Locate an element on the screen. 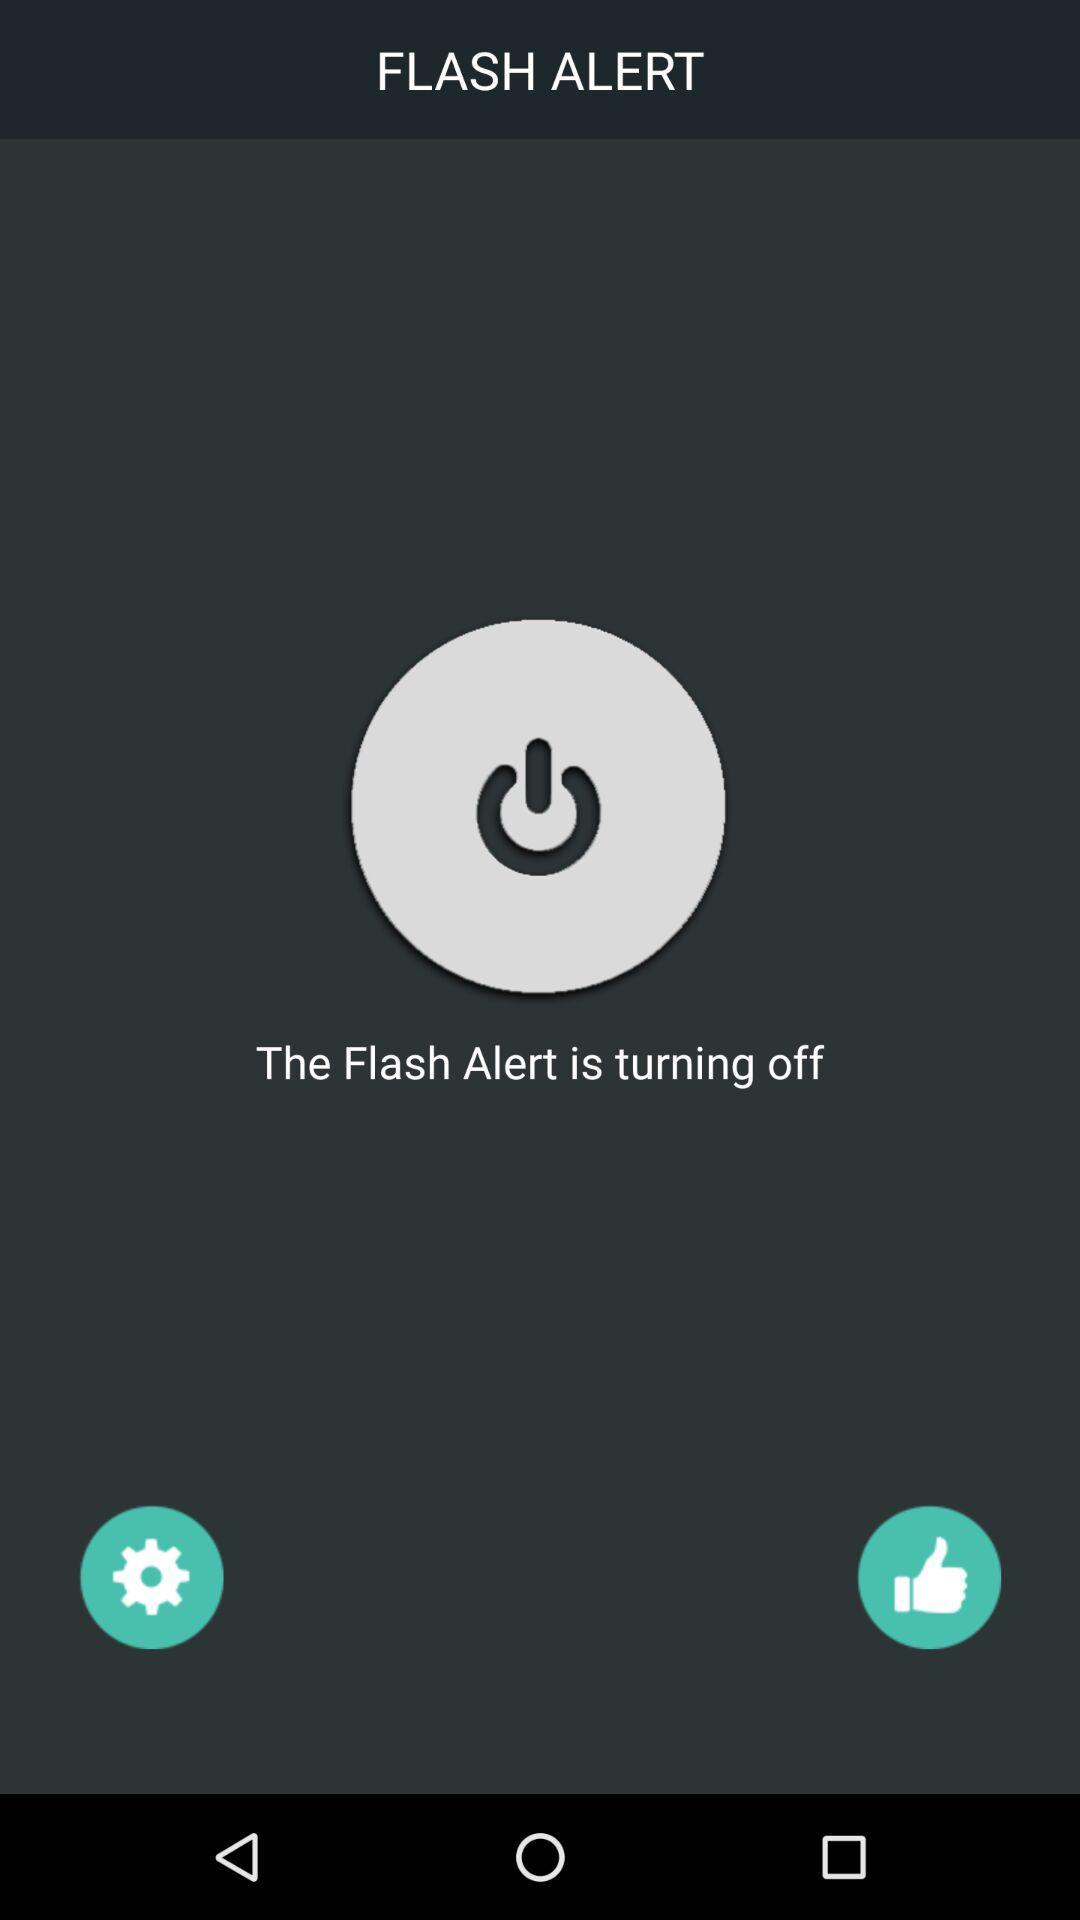 This screenshot has height=1920, width=1080. item above the flash alert icon is located at coordinates (538, 808).